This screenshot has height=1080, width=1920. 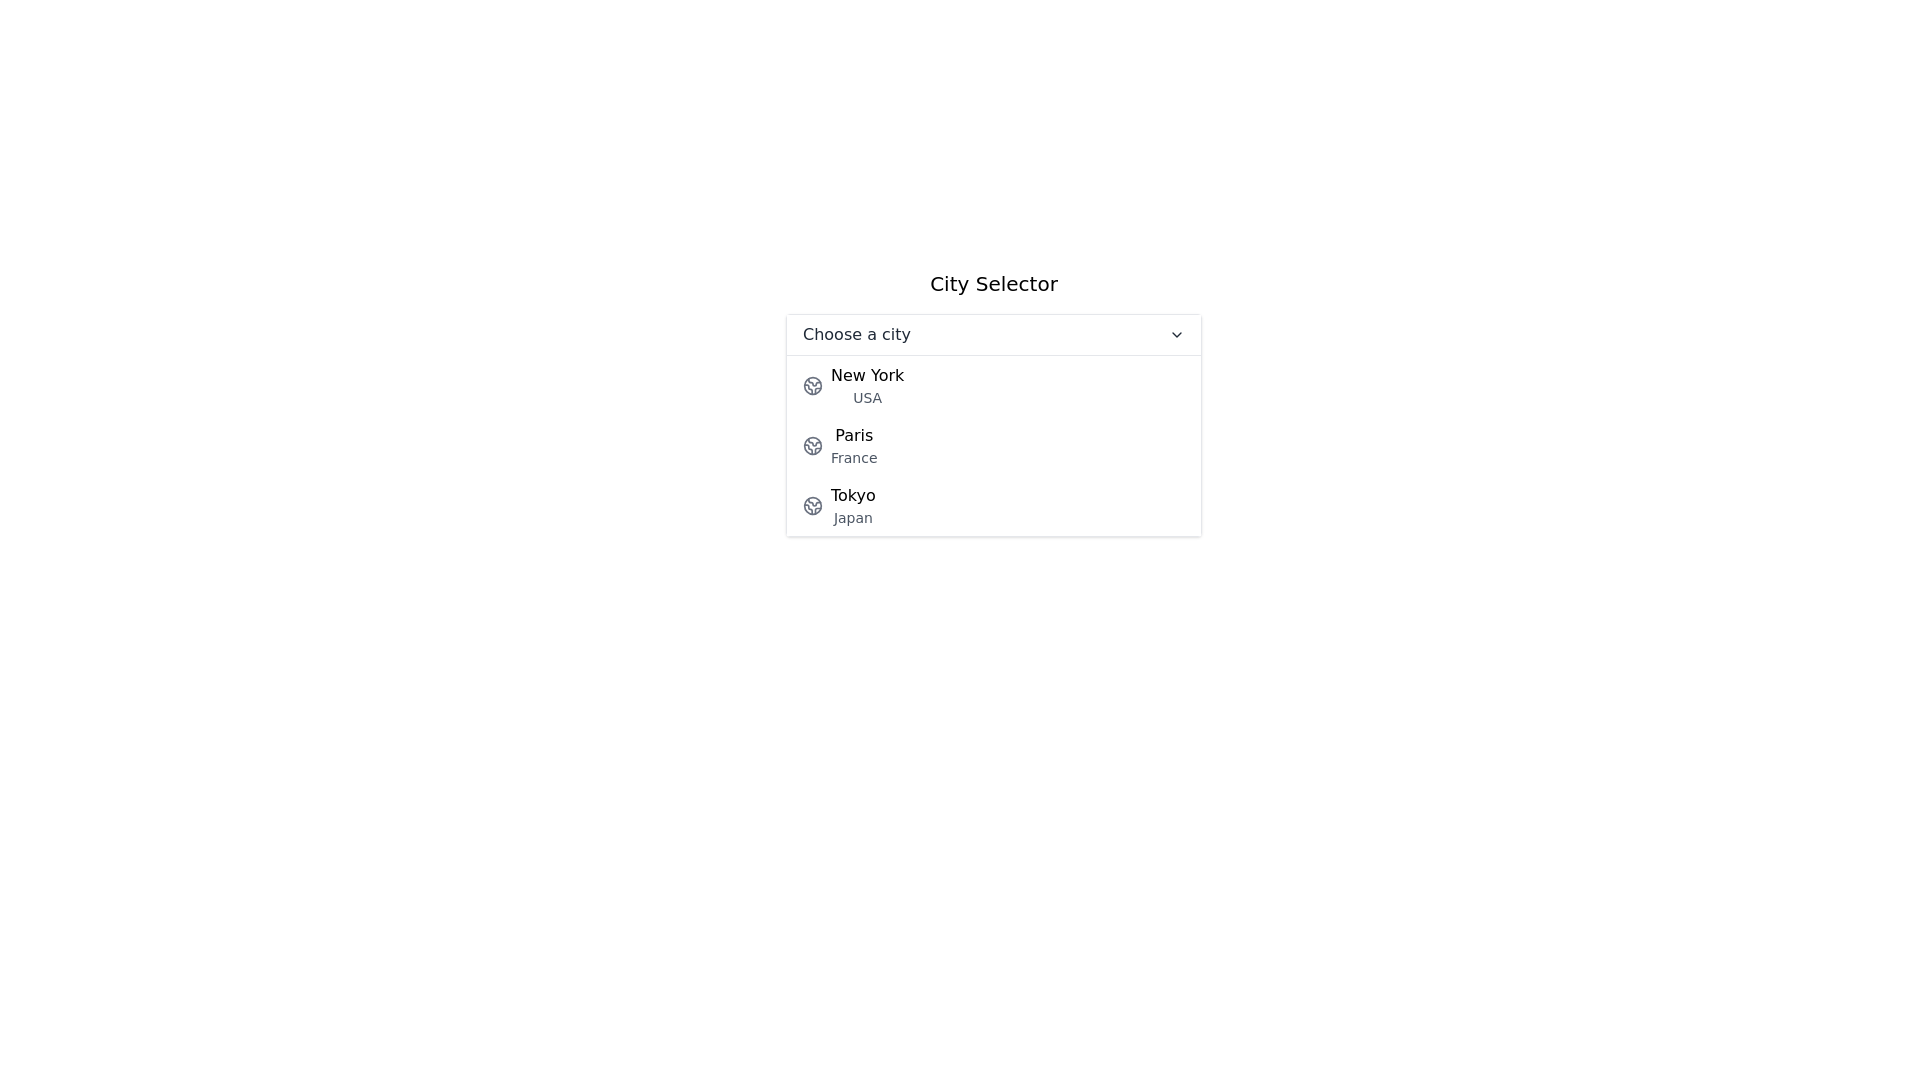 I want to click on text from the 'Paris' label in the City Selector dropdown menu, which is styled with medium font weight and is the upper label in its group, so click(x=854, y=434).